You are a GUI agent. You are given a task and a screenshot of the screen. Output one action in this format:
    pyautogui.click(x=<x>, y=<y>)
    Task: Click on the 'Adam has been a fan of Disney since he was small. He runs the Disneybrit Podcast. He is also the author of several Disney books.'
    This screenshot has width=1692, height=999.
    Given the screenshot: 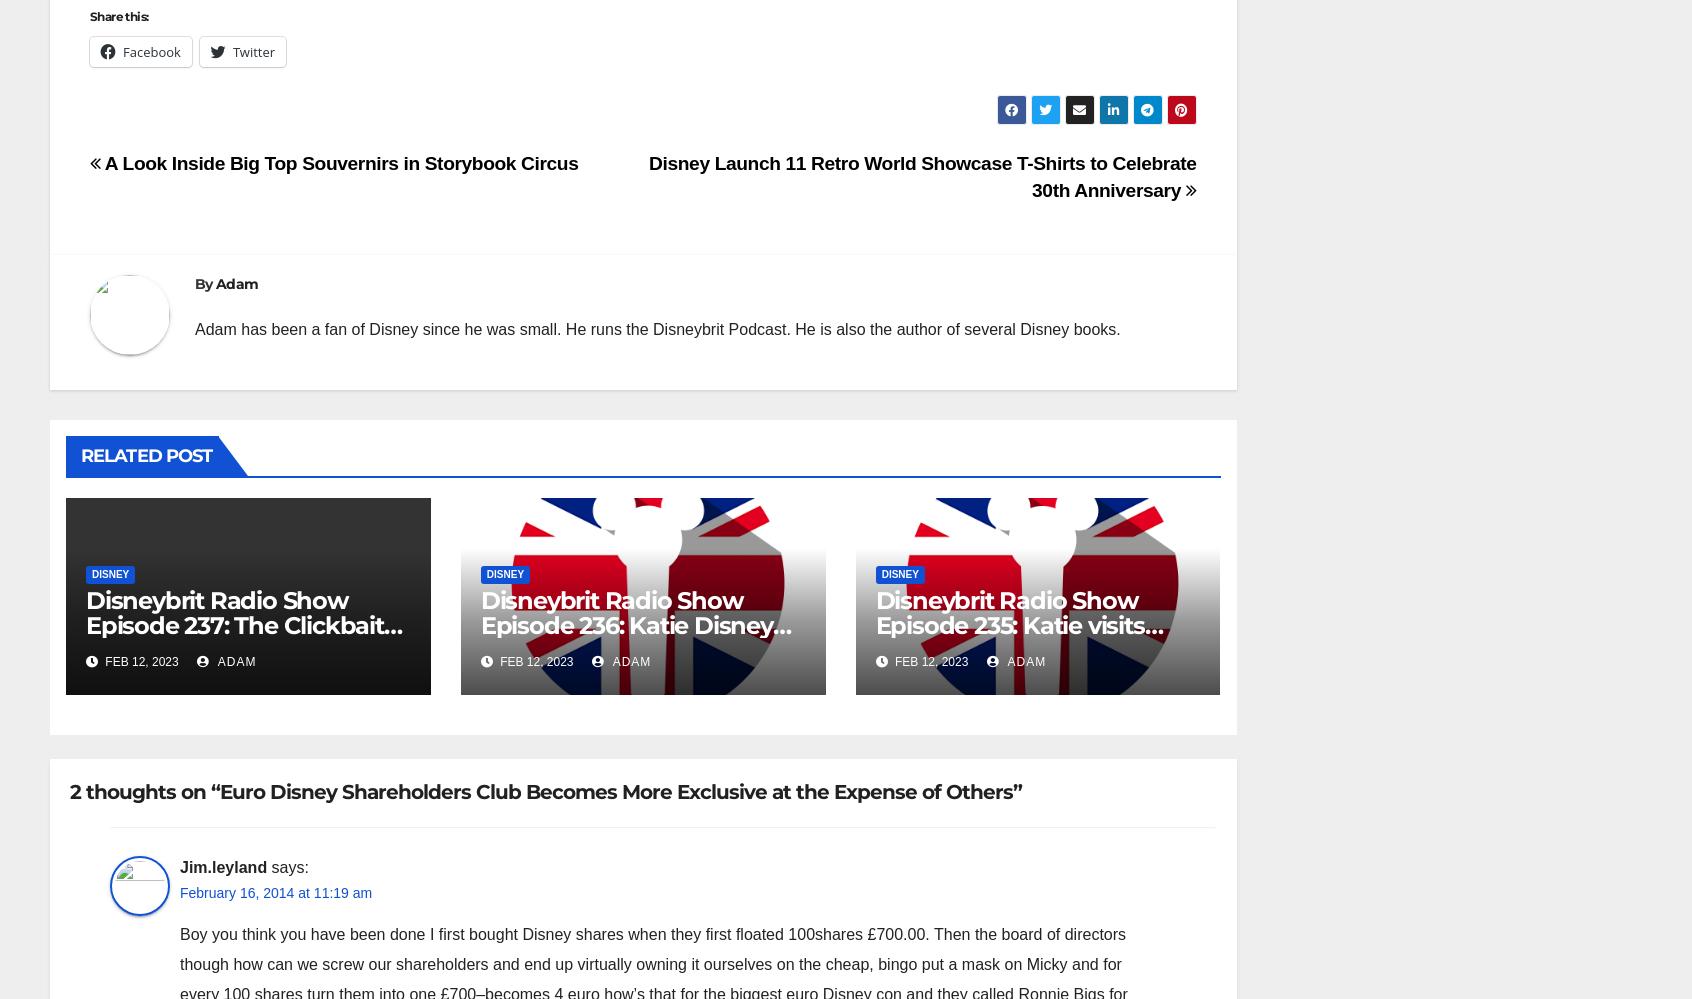 What is the action you would take?
    pyautogui.click(x=657, y=328)
    